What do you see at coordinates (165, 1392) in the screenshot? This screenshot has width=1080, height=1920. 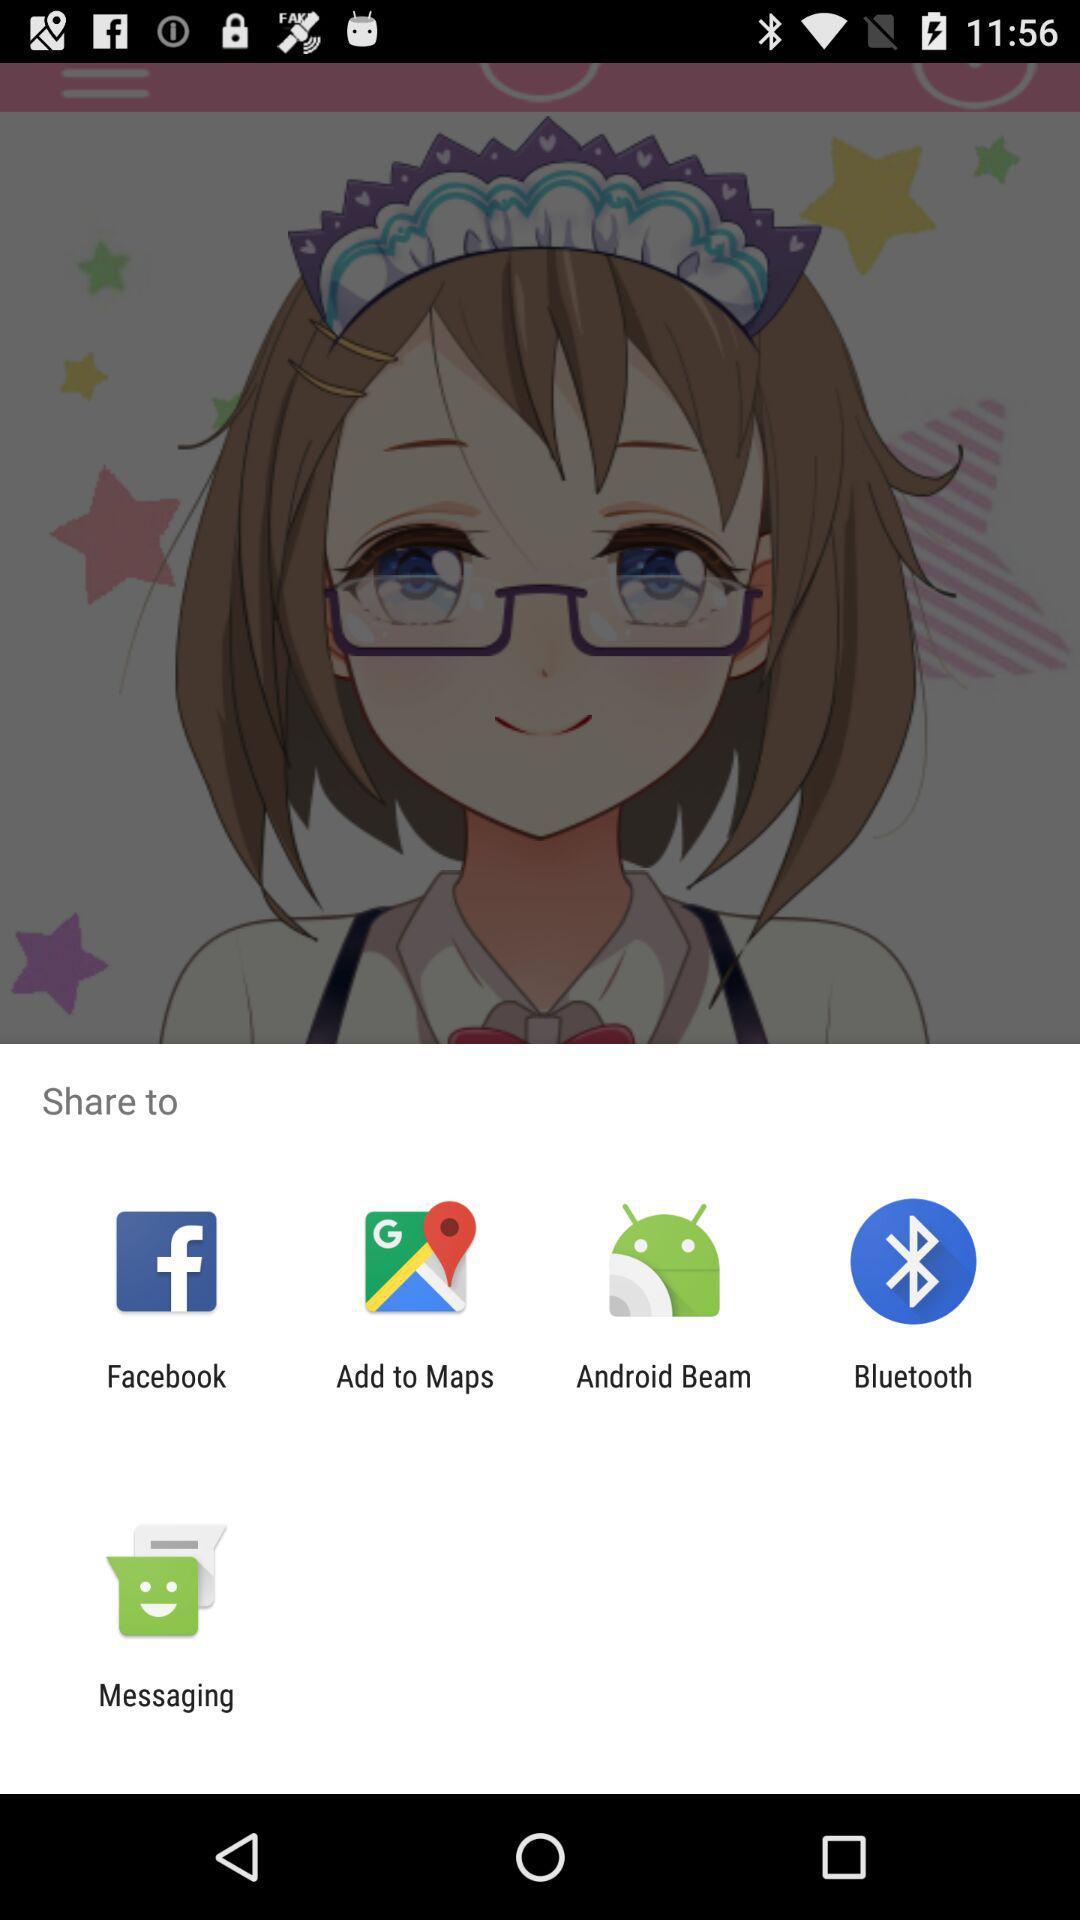 I see `the item next to add to maps app` at bounding box center [165, 1392].